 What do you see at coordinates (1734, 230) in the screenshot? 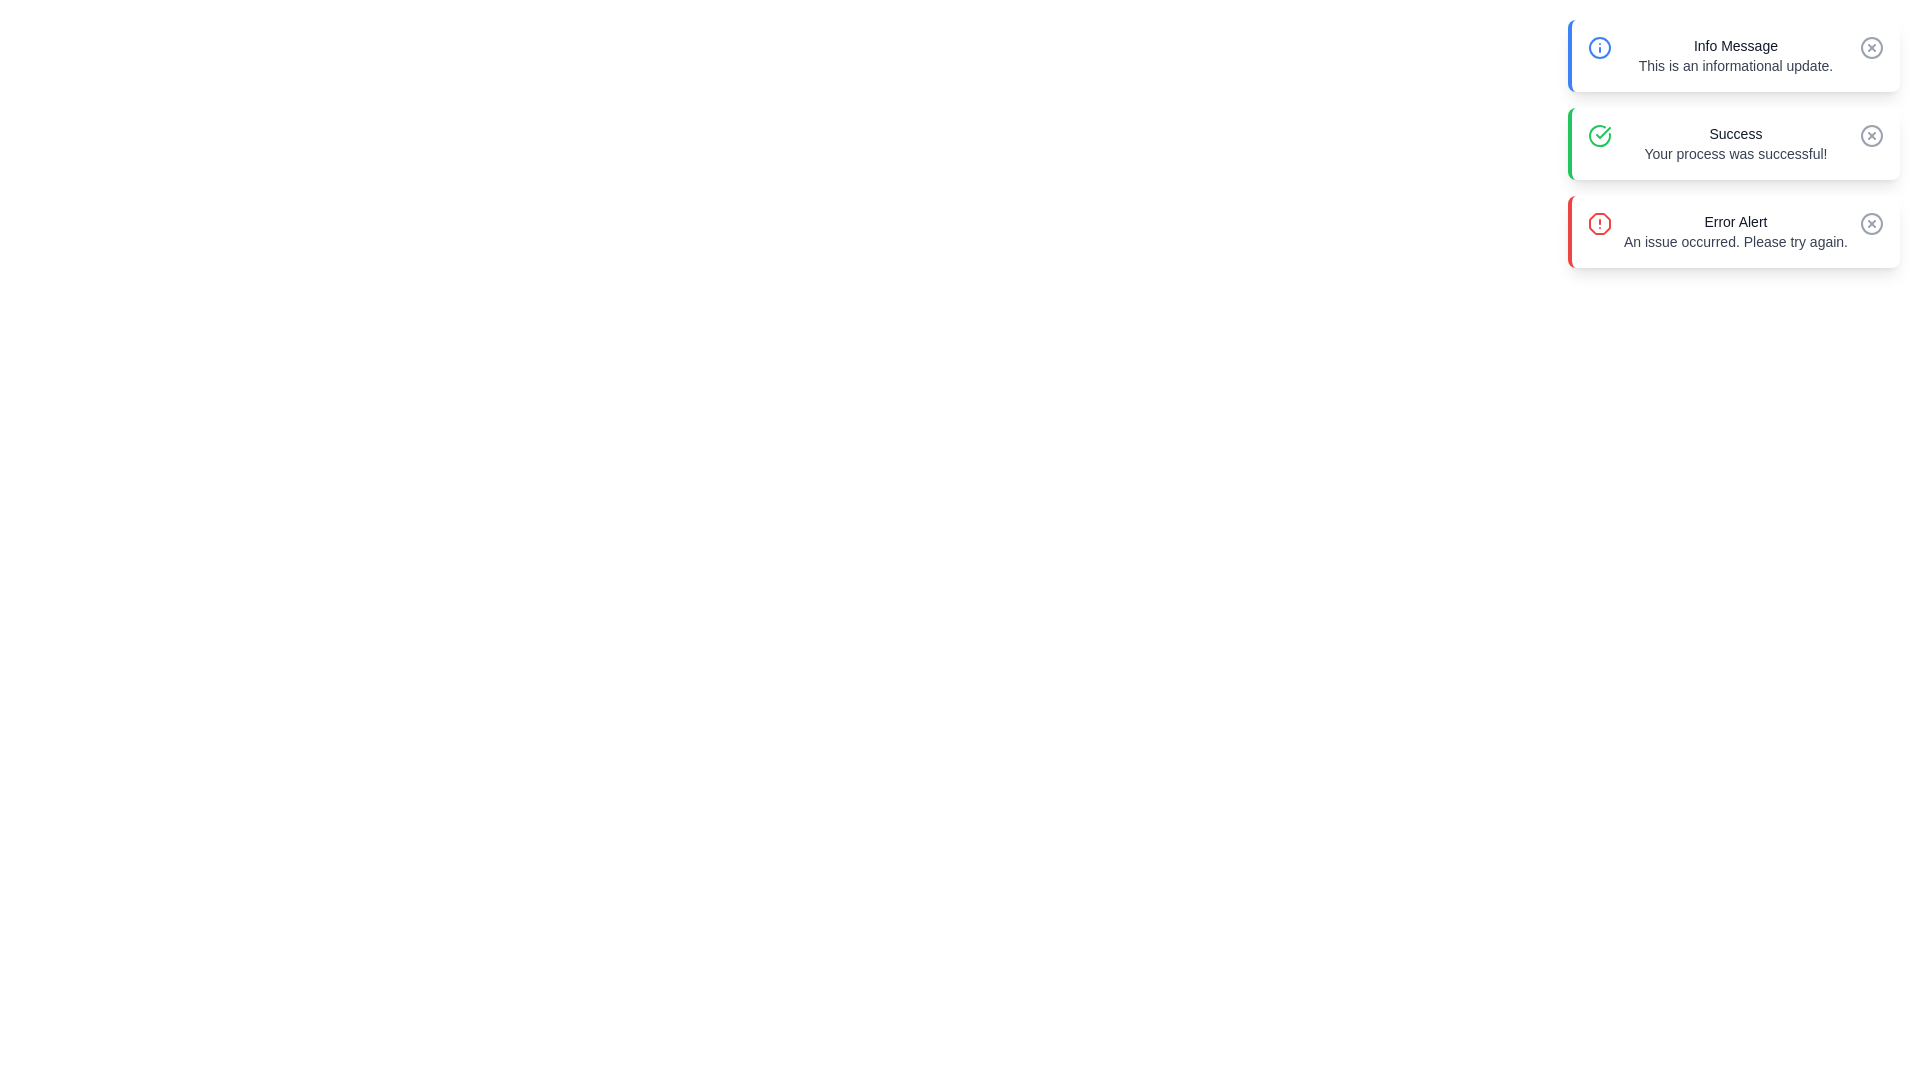
I see `the 'Error Alert' Text Display located in the bottom-right corner of the message boxes` at bounding box center [1734, 230].